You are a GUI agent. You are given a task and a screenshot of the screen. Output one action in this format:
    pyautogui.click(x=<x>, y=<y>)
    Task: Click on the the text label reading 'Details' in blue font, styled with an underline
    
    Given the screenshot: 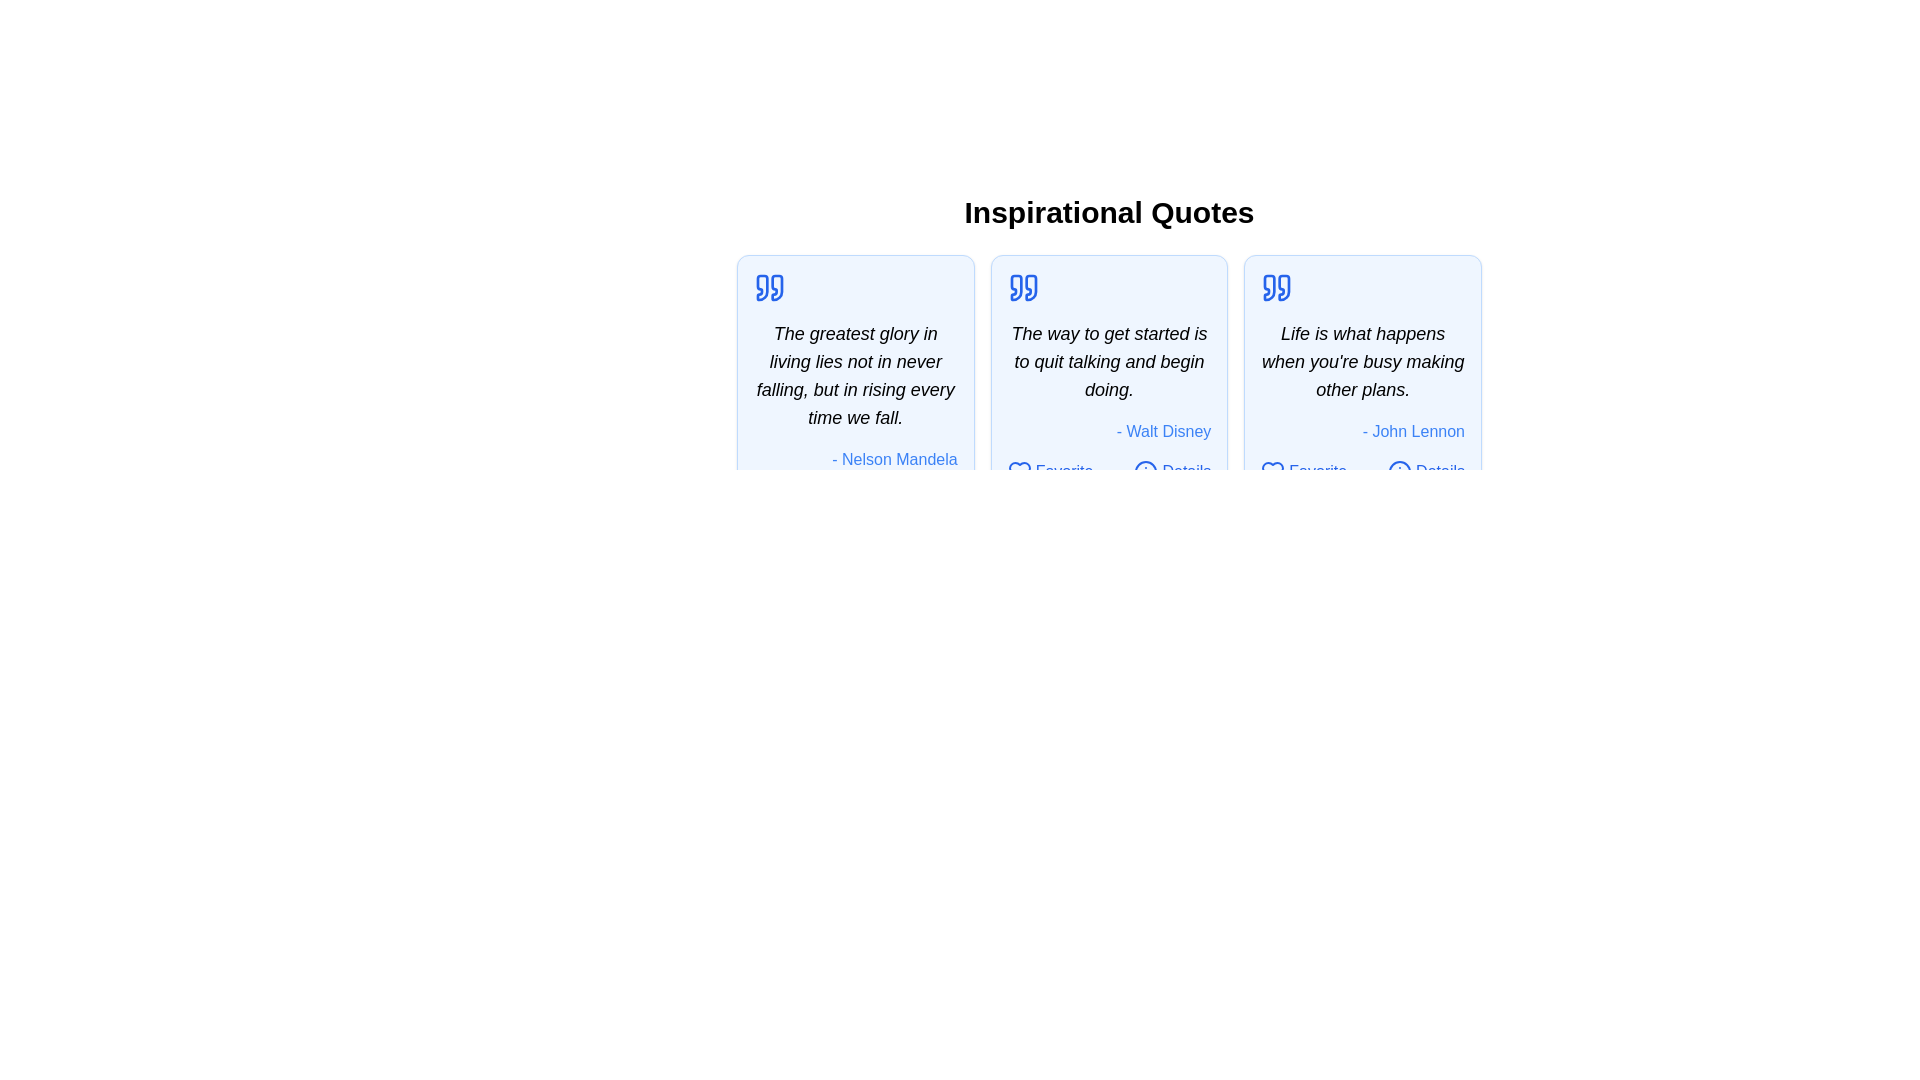 What is the action you would take?
    pyautogui.click(x=1186, y=471)
    